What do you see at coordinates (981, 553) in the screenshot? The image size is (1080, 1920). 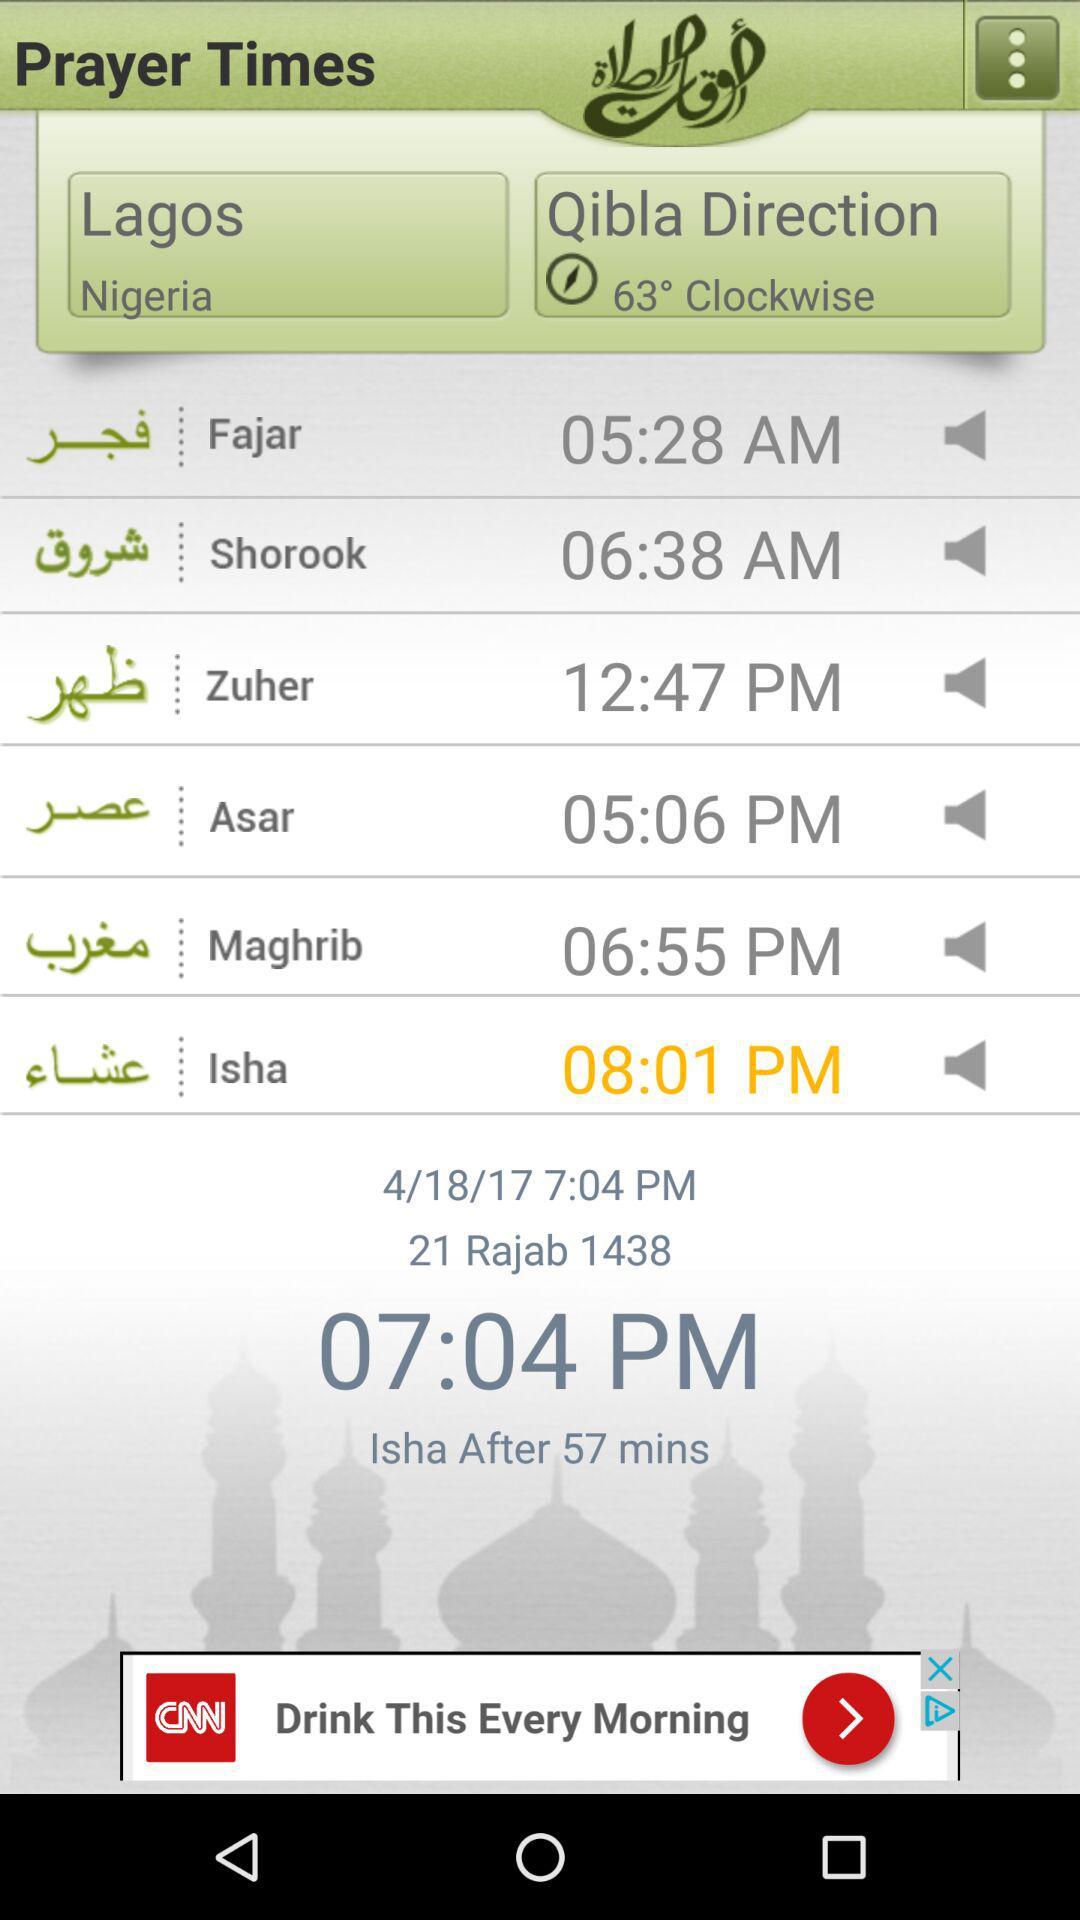 I see `the sound` at bounding box center [981, 553].